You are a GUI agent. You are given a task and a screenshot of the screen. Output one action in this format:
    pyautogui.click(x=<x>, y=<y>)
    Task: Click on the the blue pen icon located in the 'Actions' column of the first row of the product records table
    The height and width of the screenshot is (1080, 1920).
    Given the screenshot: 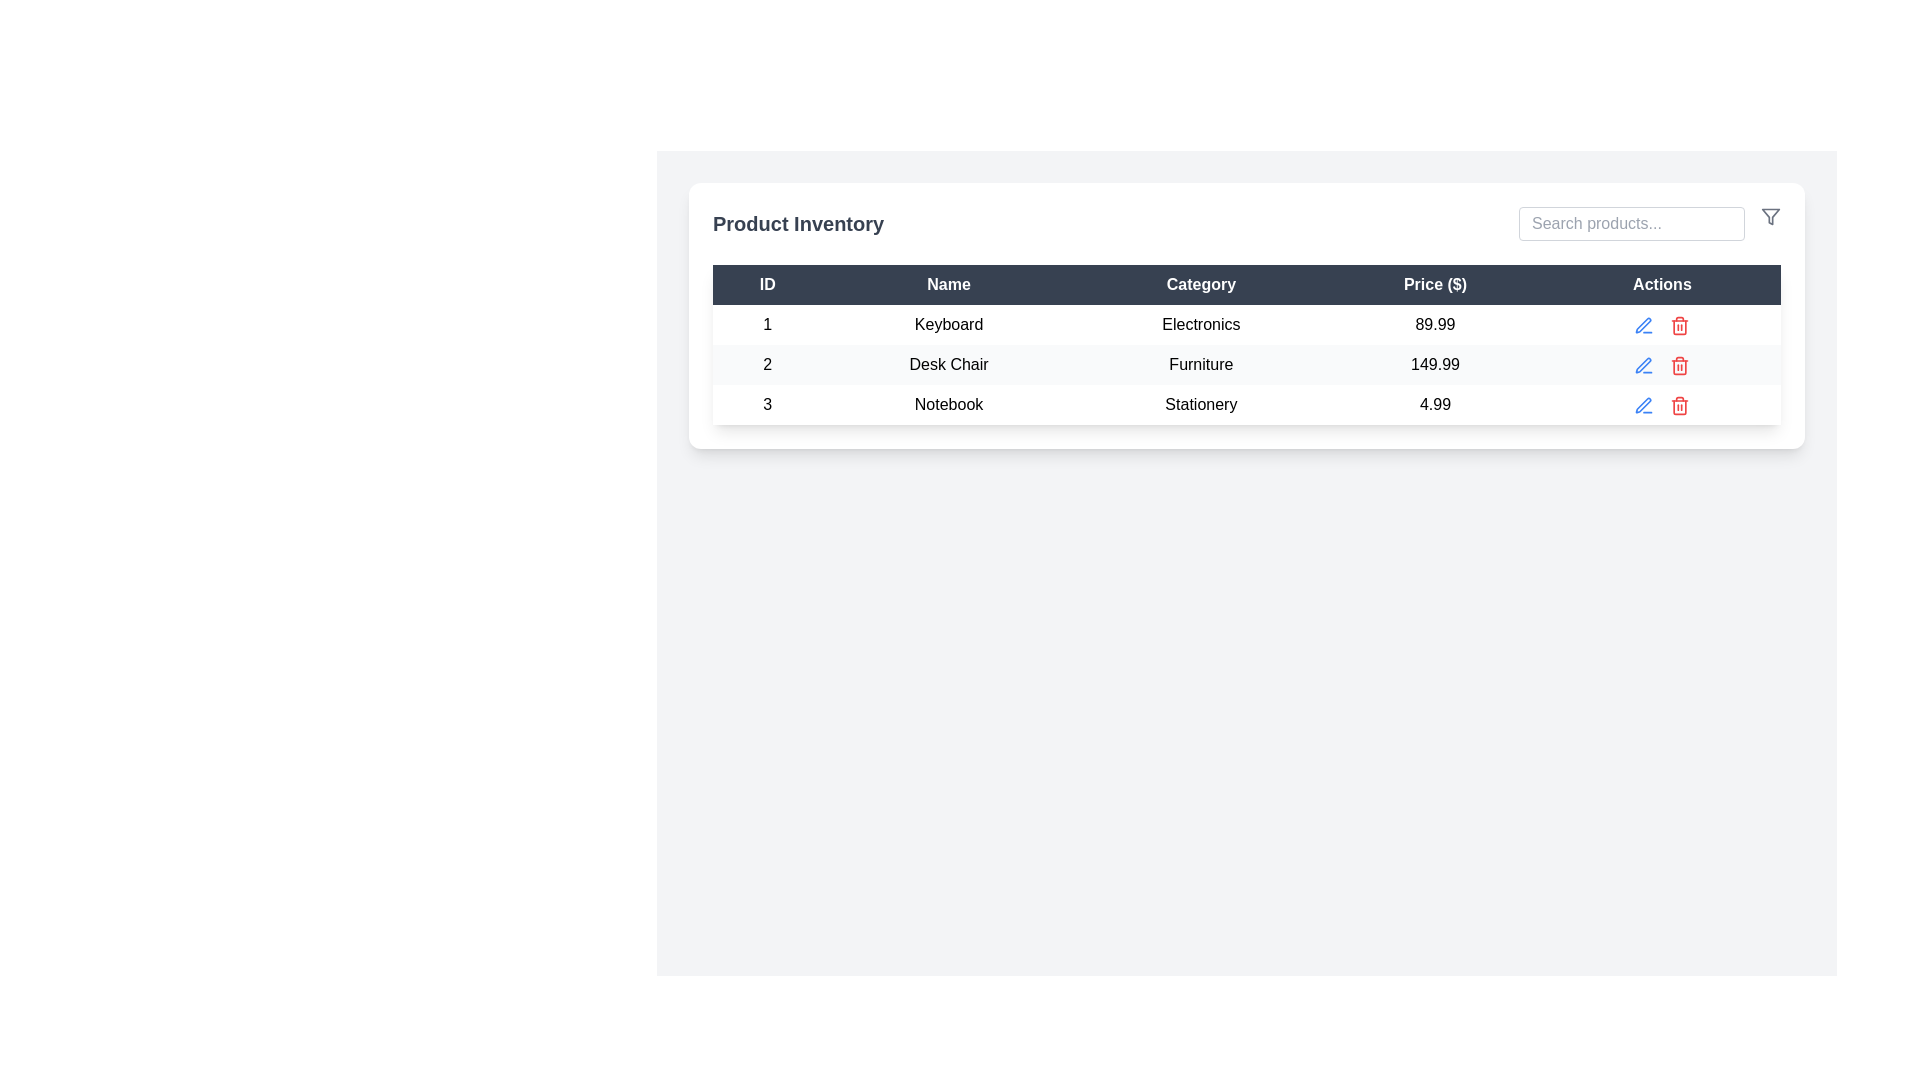 What is the action you would take?
    pyautogui.click(x=1644, y=323)
    